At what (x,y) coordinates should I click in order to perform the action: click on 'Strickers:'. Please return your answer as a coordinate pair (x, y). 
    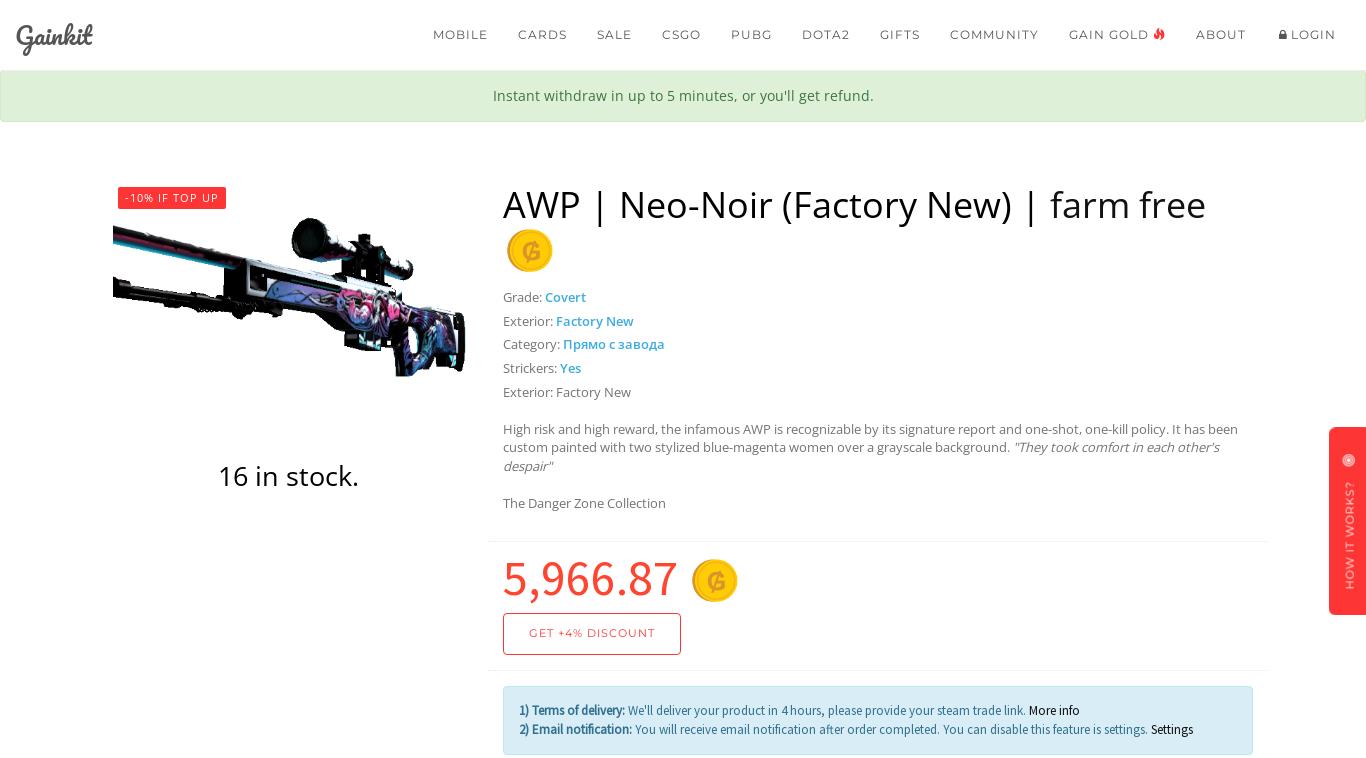
    Looking at the image, I should click on (531, 368).